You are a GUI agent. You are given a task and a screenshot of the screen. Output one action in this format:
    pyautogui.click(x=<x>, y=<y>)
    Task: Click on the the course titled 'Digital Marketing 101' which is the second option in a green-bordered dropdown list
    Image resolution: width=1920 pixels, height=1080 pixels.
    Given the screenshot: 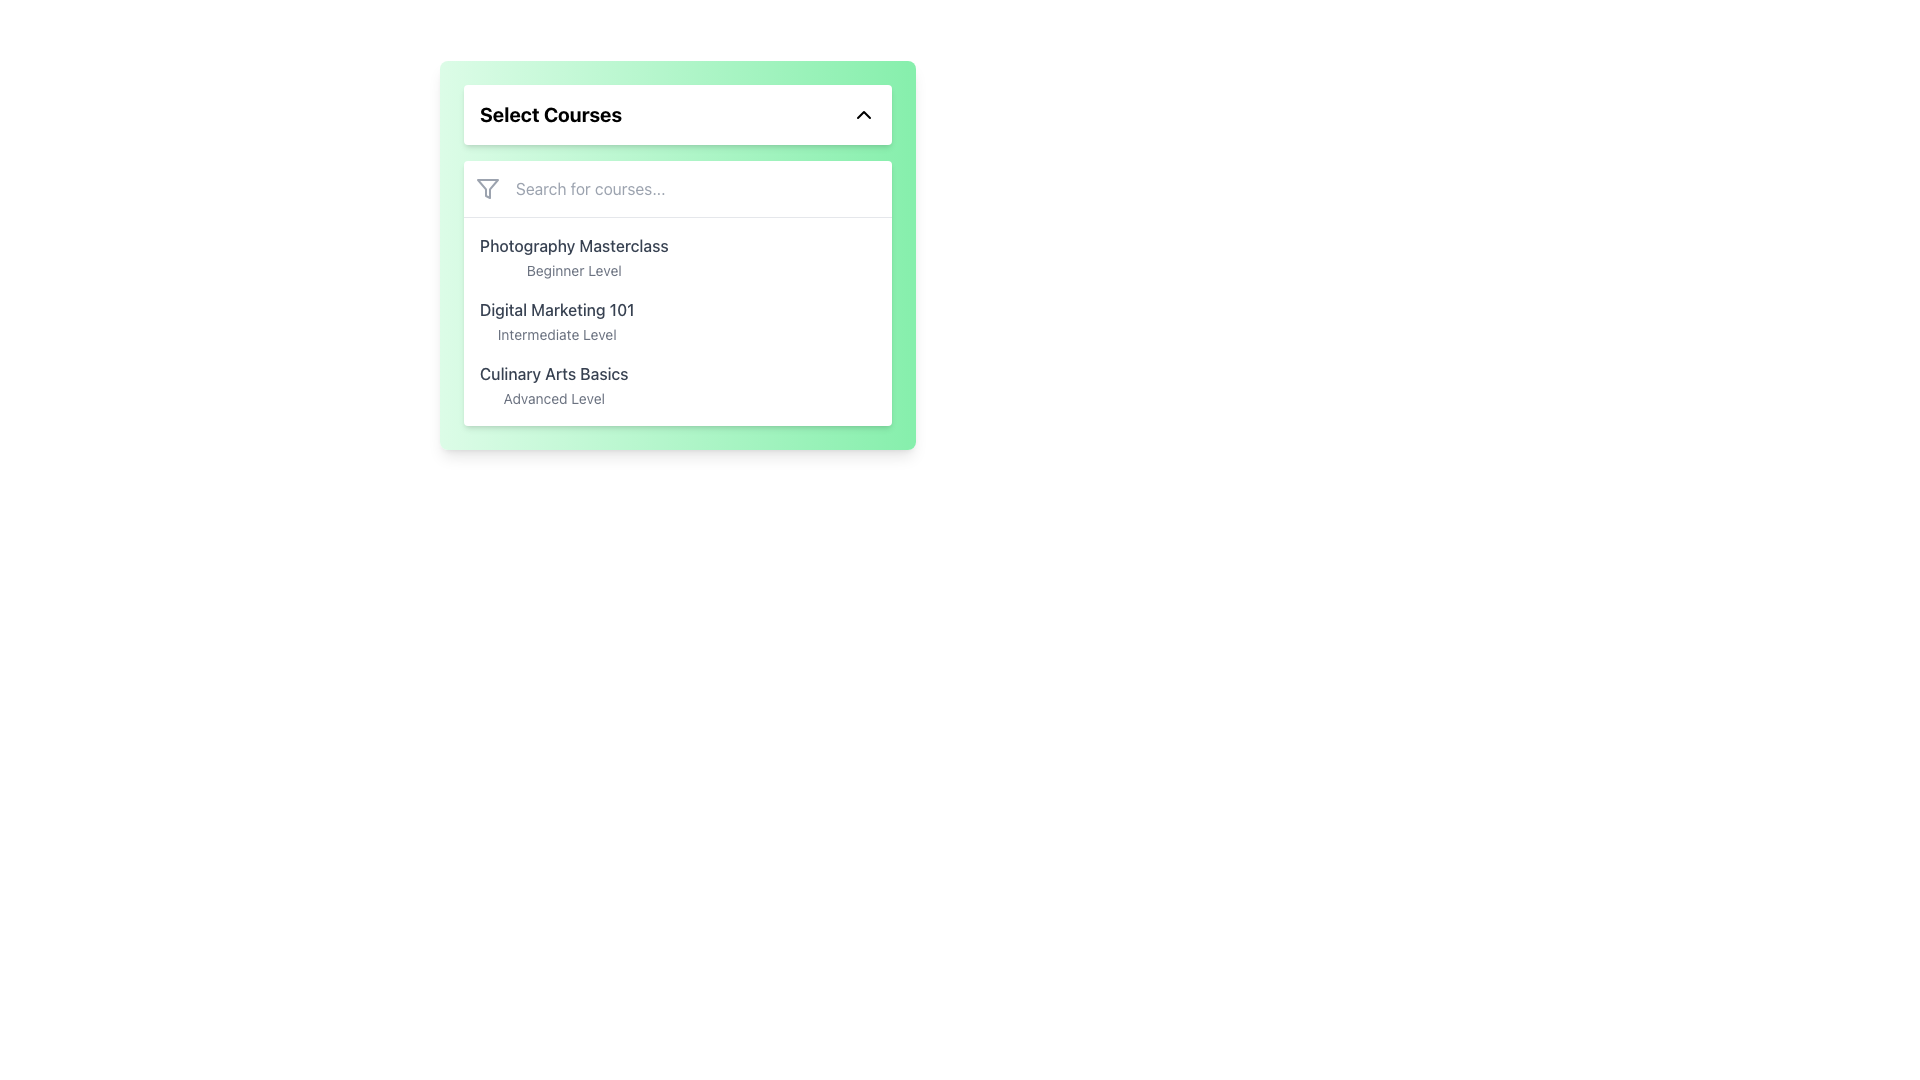 What is the action you would take?
    pyautogui.click(x=557, y=320)
    